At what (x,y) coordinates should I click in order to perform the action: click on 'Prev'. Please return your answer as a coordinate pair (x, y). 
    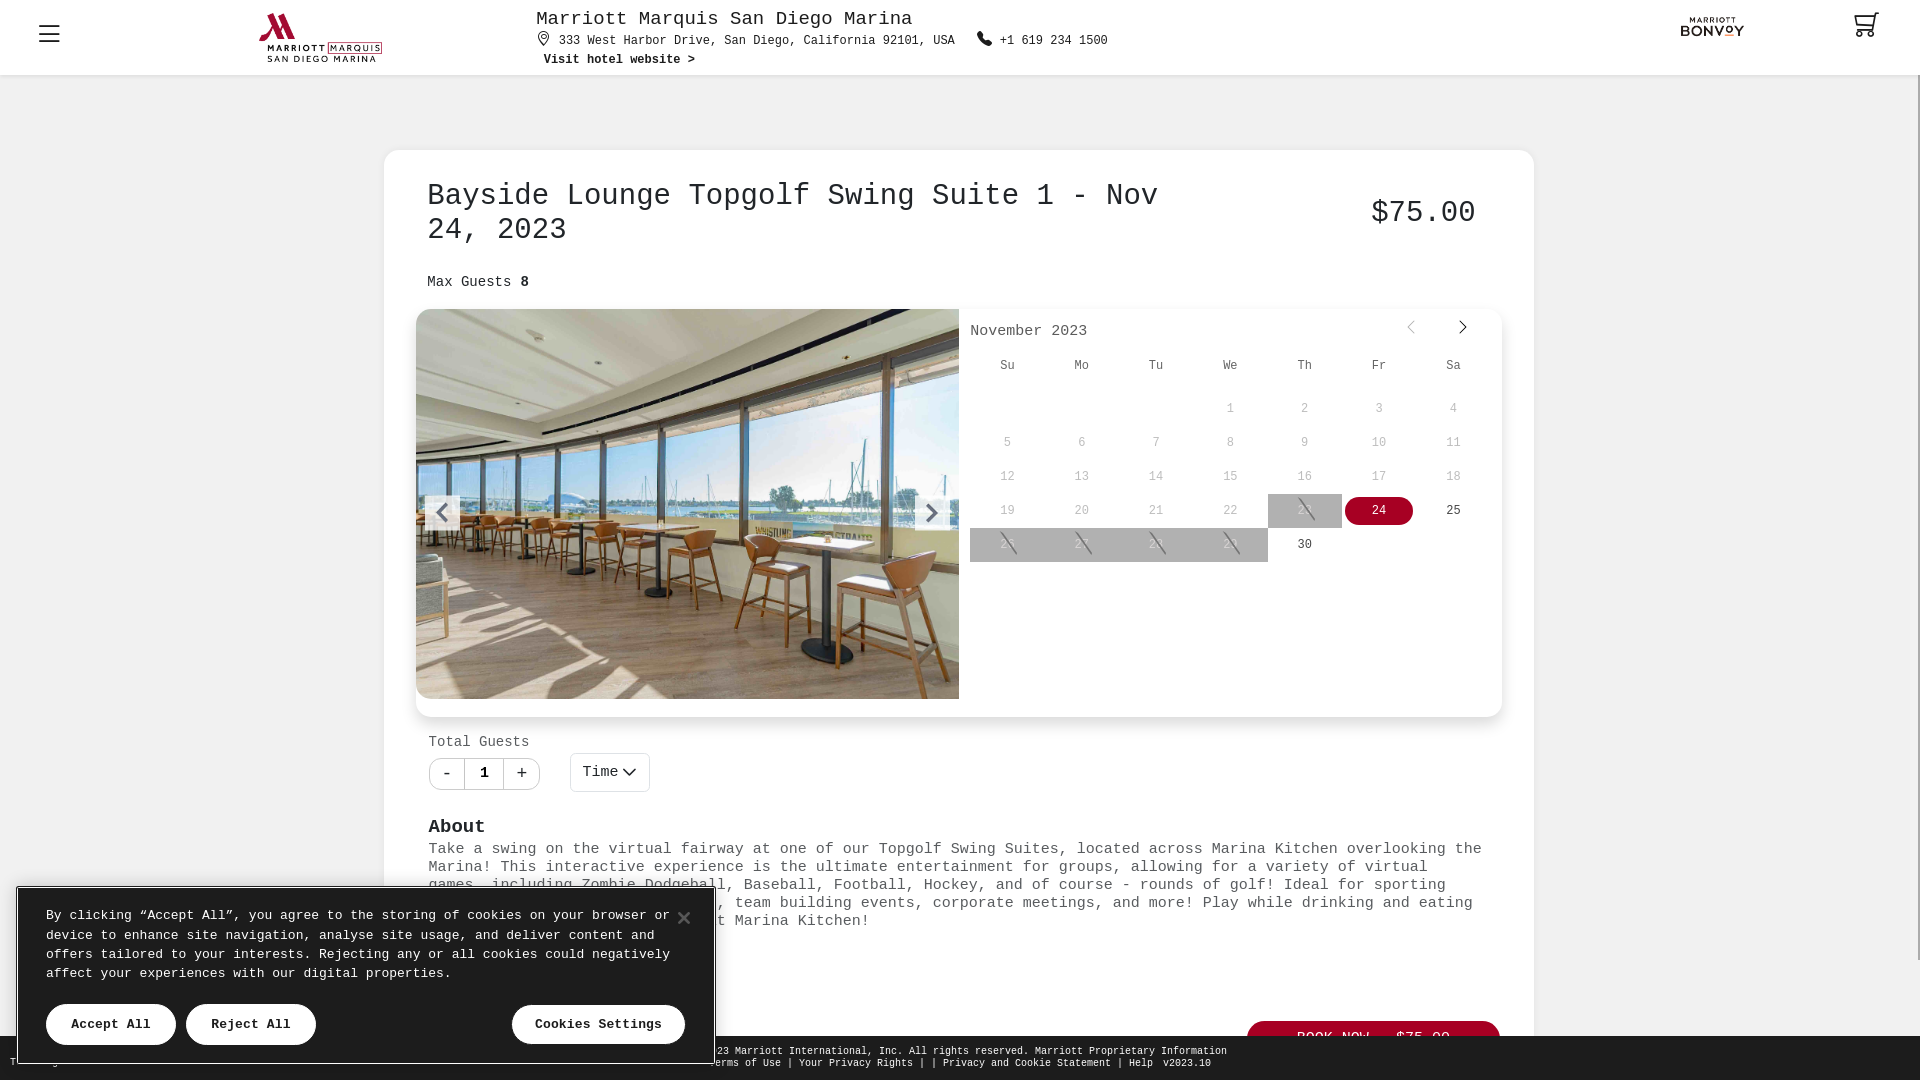
    Looking at the image, I should click on (1411, 327).